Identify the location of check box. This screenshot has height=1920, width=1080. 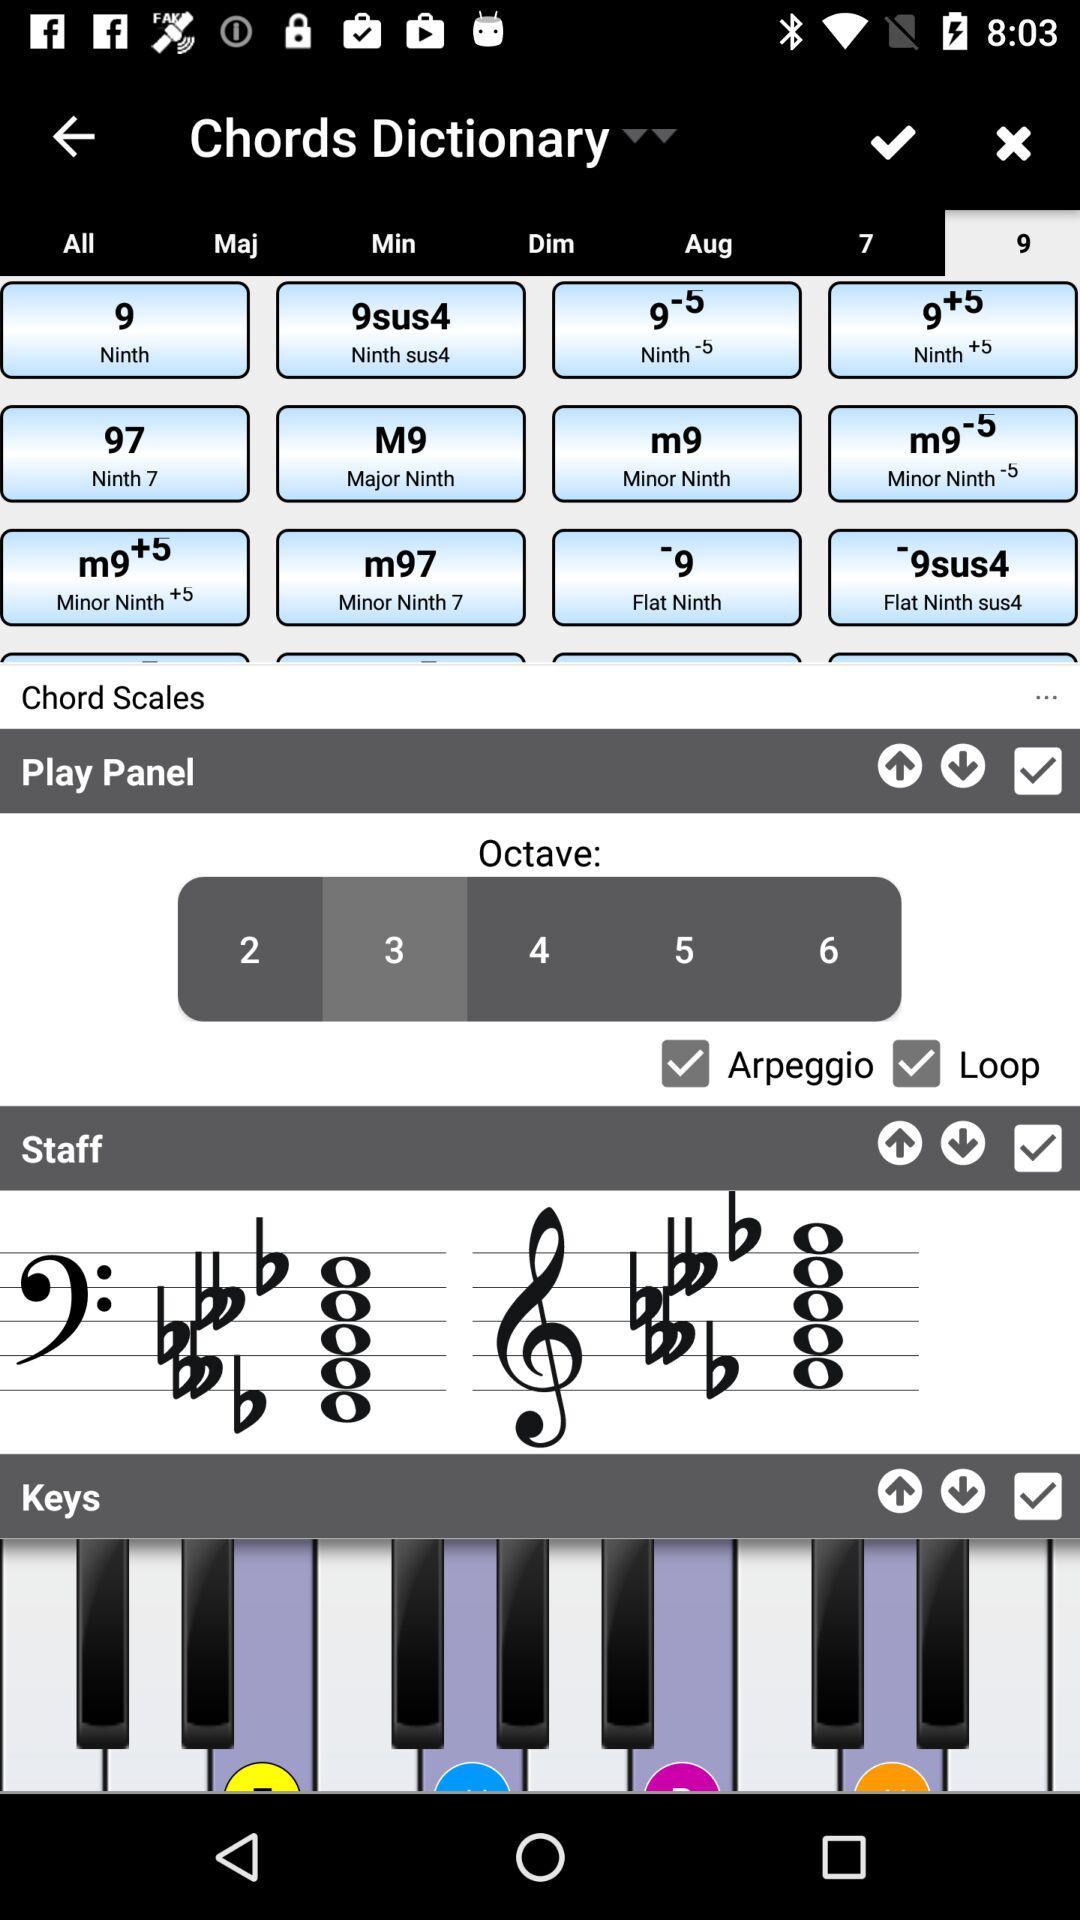
(684, 1062).